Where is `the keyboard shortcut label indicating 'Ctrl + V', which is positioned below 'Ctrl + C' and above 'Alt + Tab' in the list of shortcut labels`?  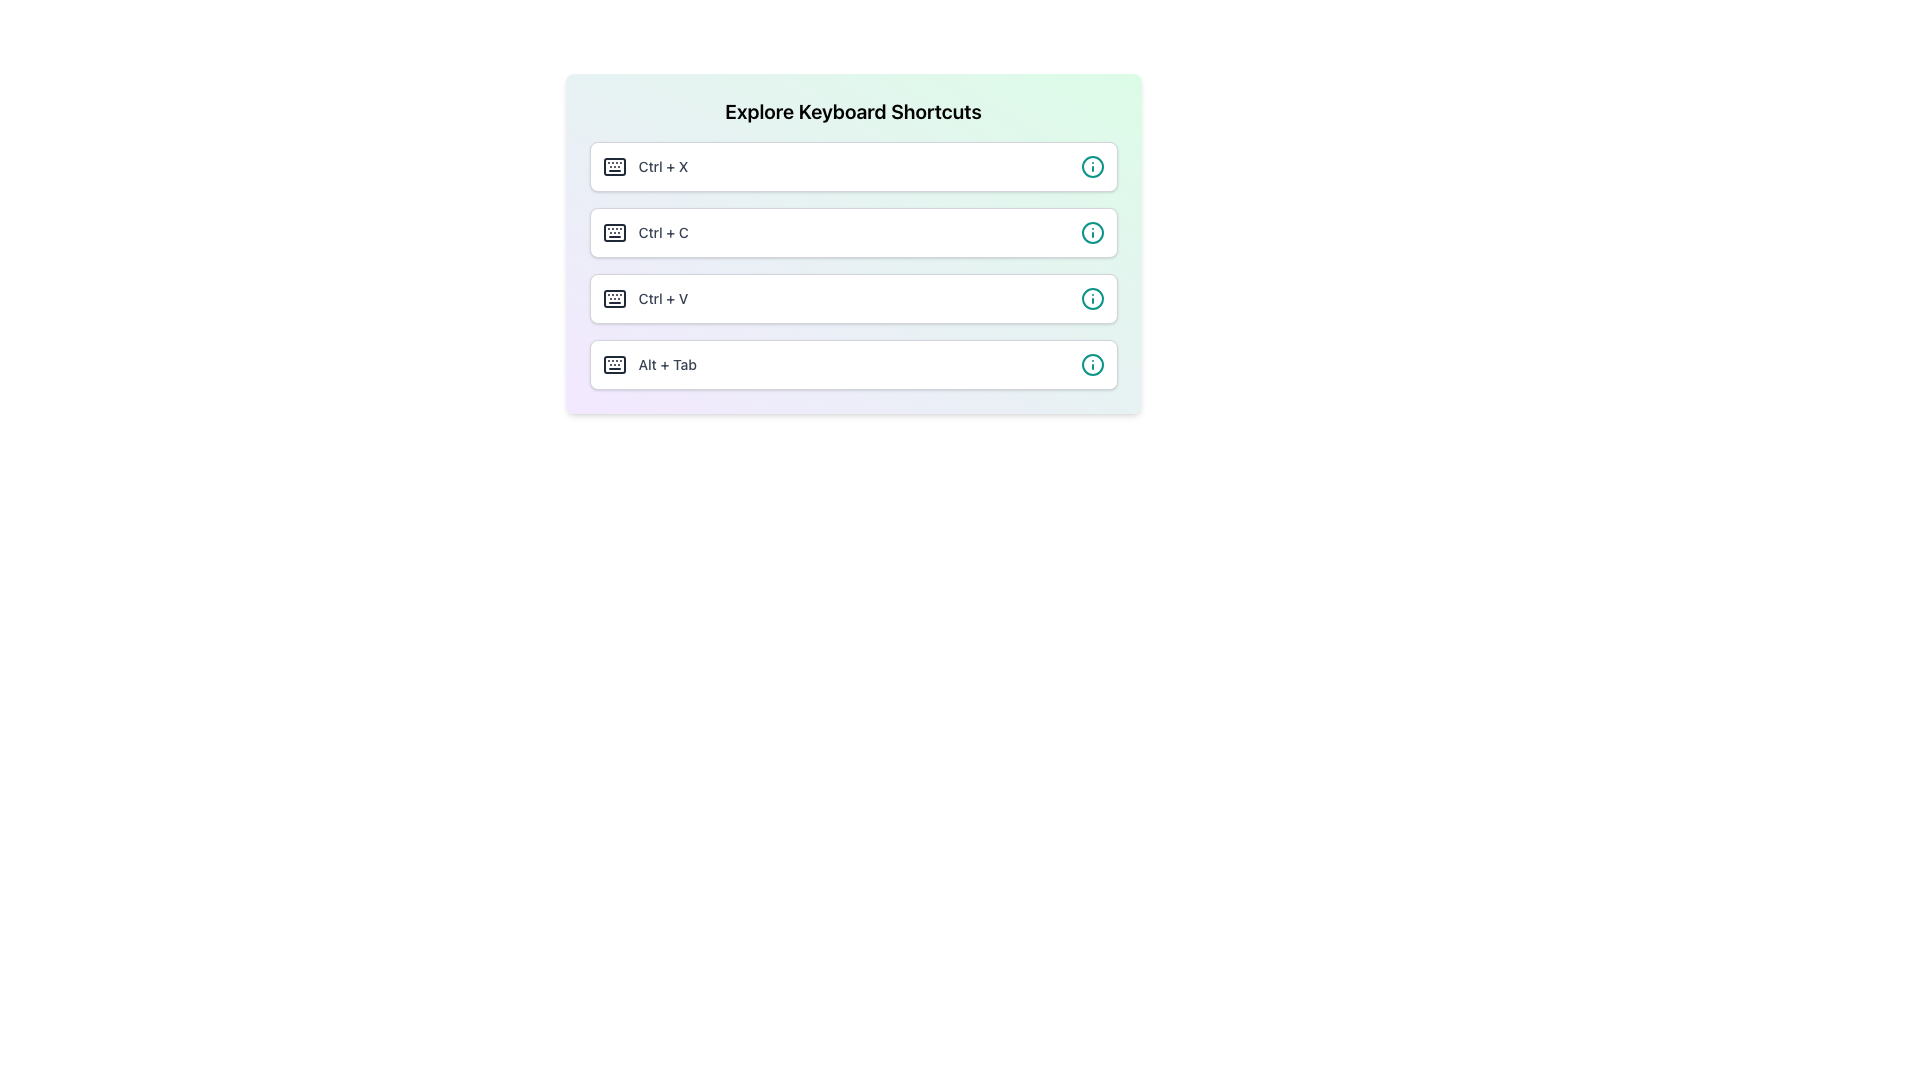 the keyboard shortcut label indicating 'Ctrl + V', which is positioned below 'Ctrl + C' and above 'Alt + Tab' in the list of shortcut labels is located at coordinates (663, 299).